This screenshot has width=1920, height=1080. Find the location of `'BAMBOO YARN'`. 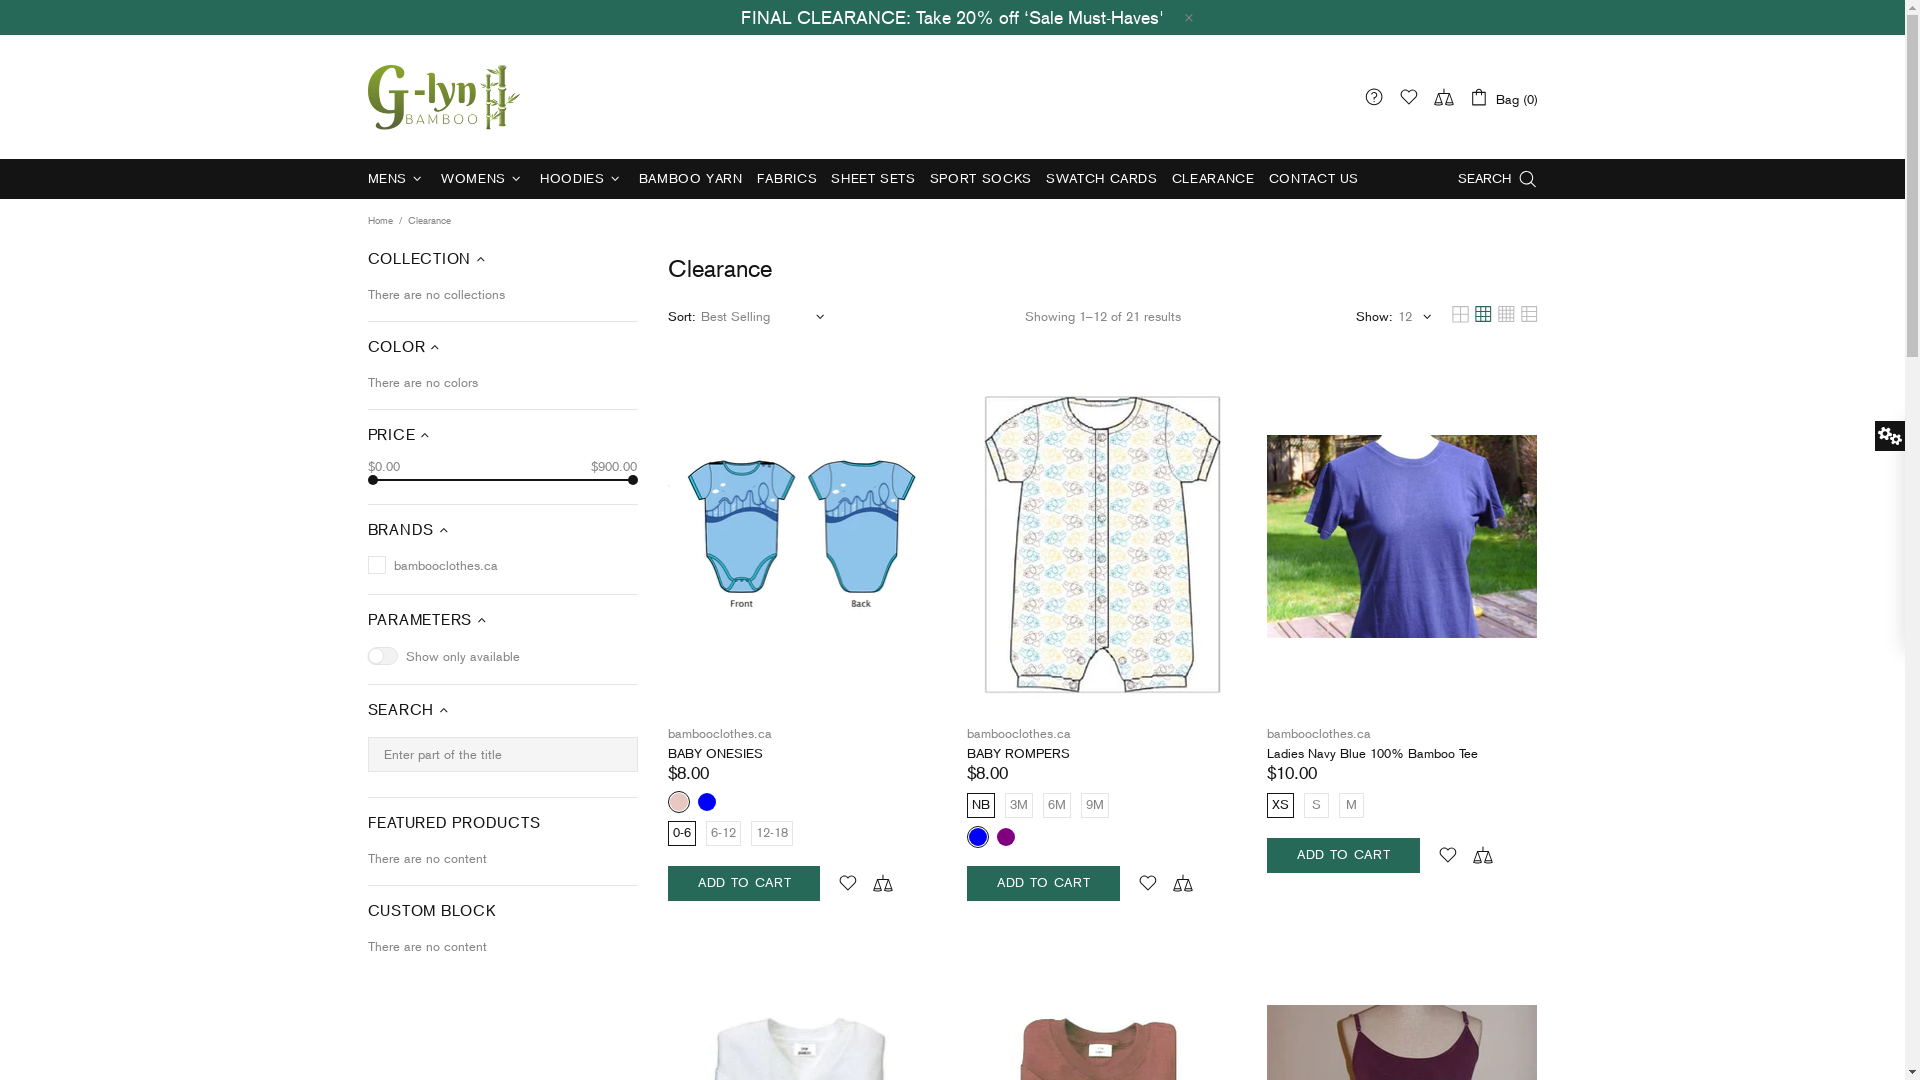

'BAMBOO YARN' is located at coordinates (691, 177).